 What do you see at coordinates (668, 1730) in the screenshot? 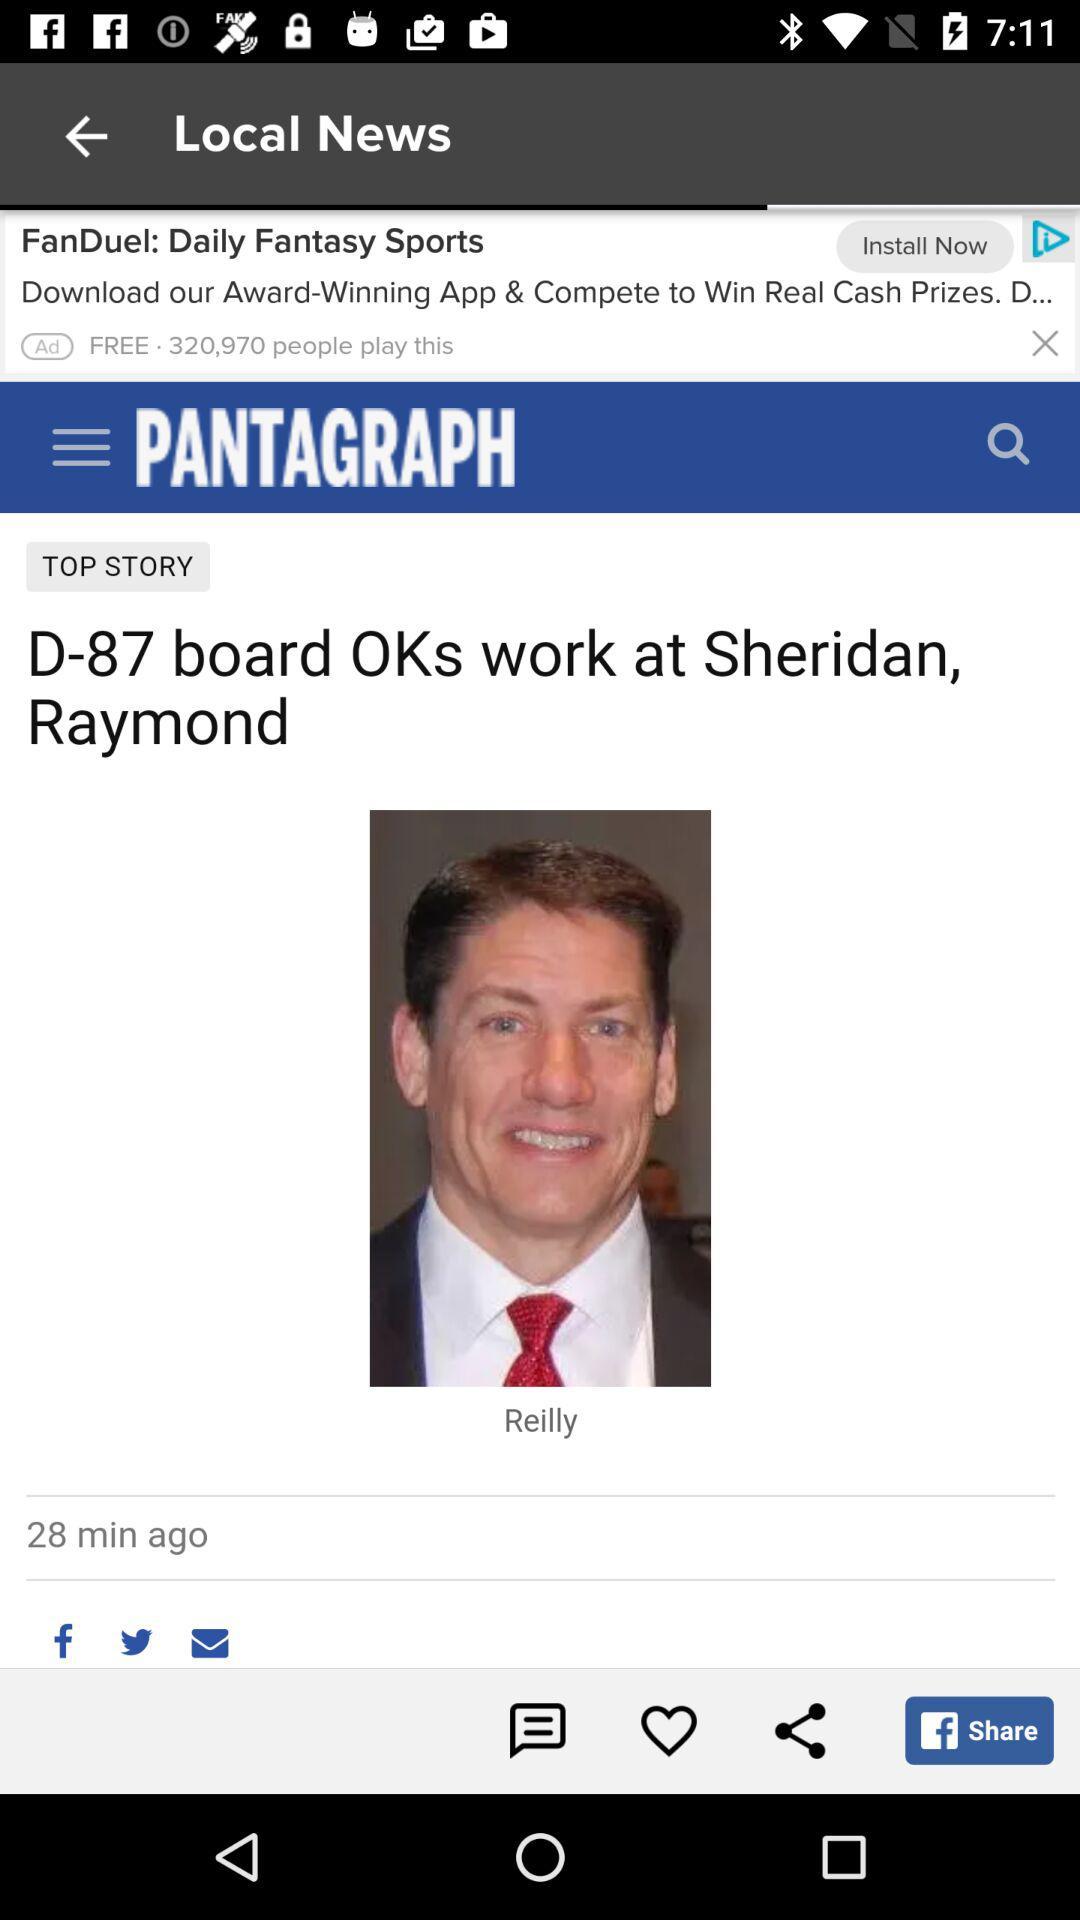
I see `the favorite icon` at bounding box center [668, 1730].